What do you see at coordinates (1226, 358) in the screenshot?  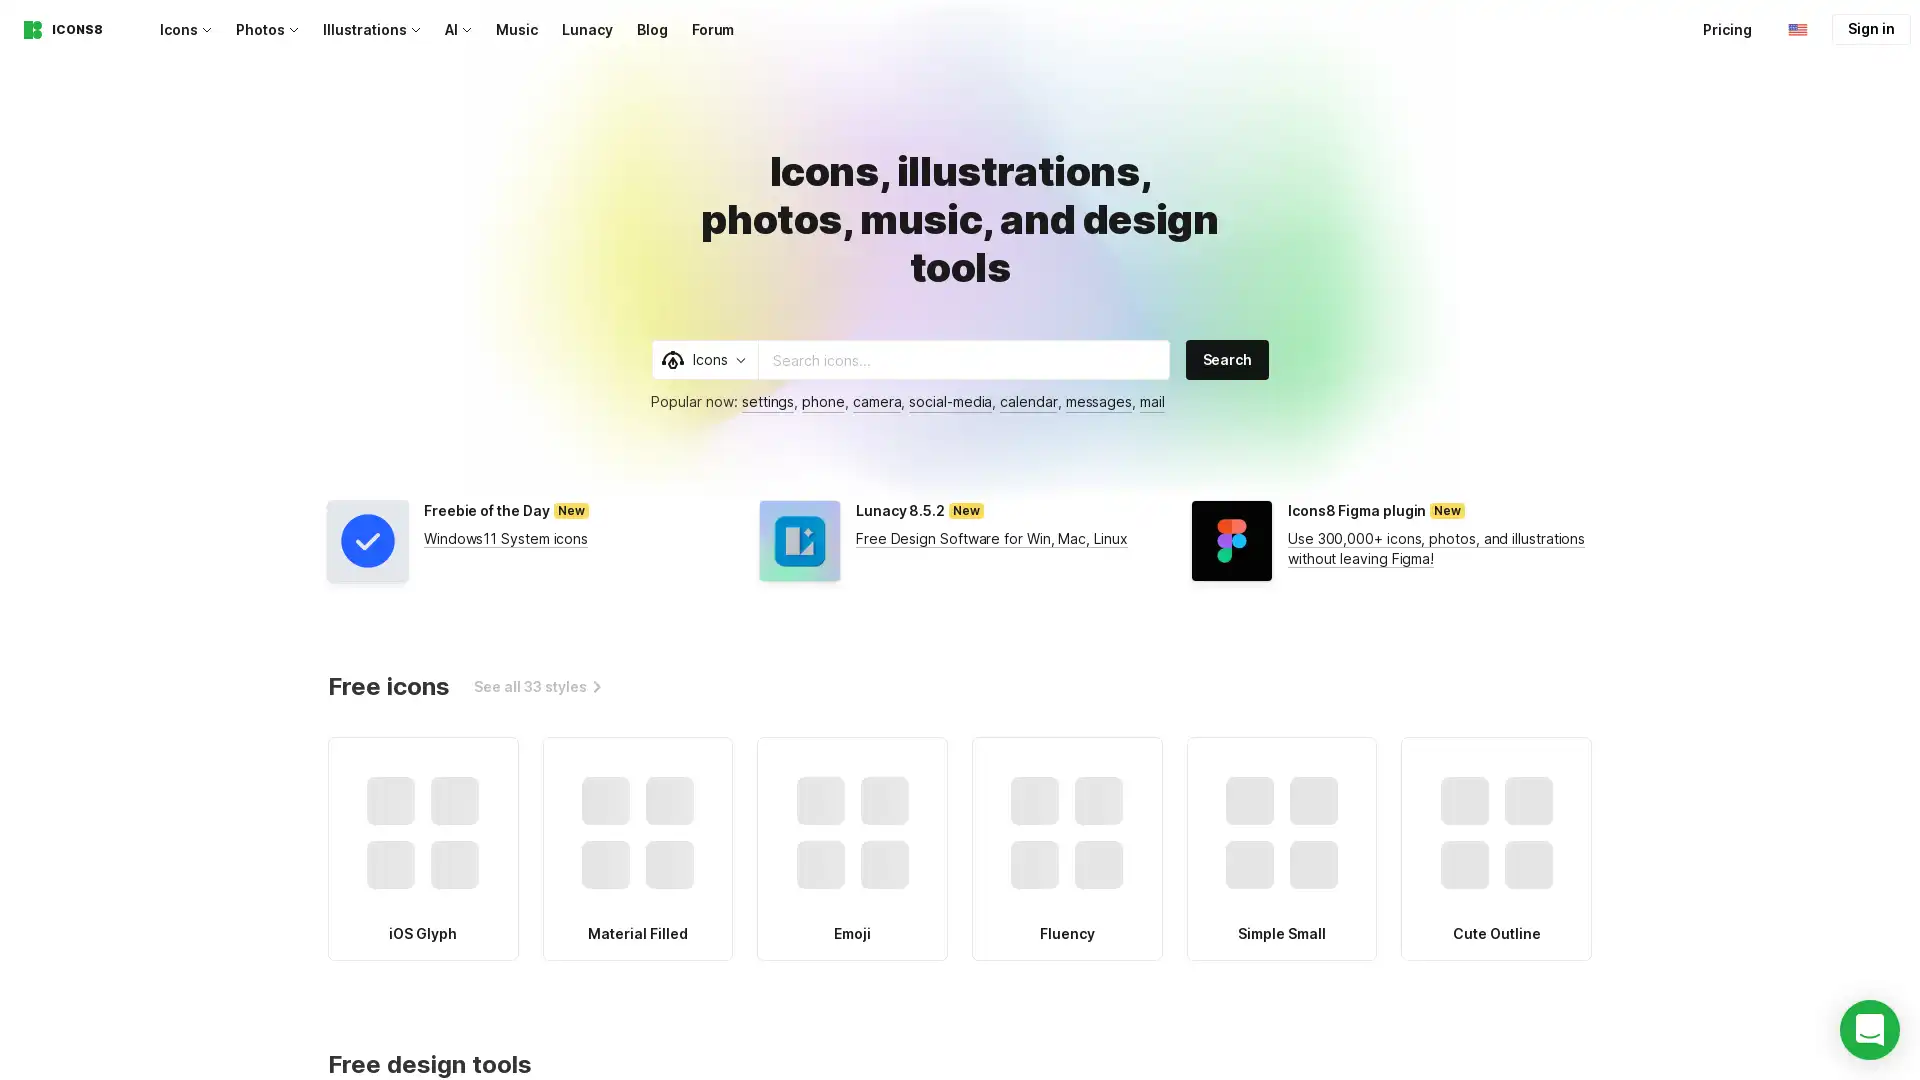 I see `Search` at bounding box center [1226, 358].